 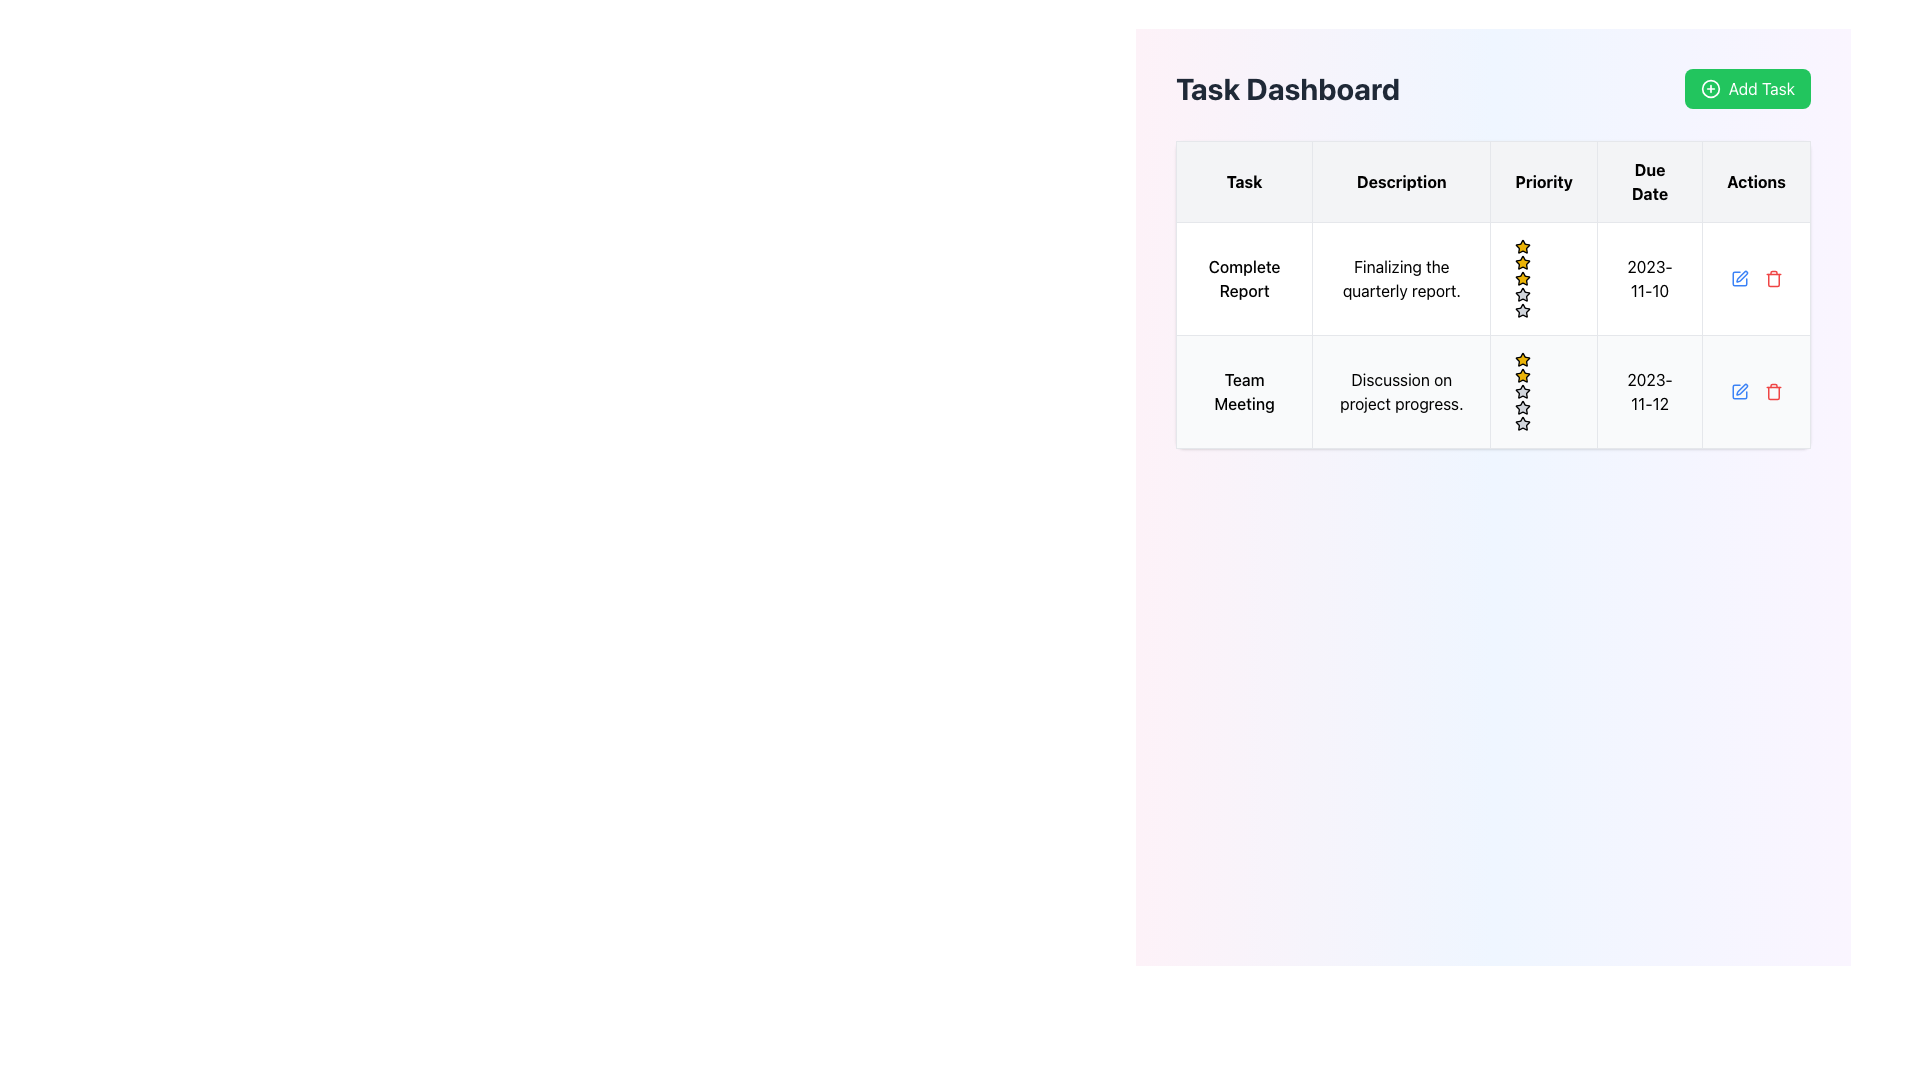 What do you see at coordinates (1522, 358) in the screenshot?
I see `the second golden star icon in the five-star rating row under the 'Priority' column labeled 'Team Meeting' to rate it` at bounding box center [1522, 358].